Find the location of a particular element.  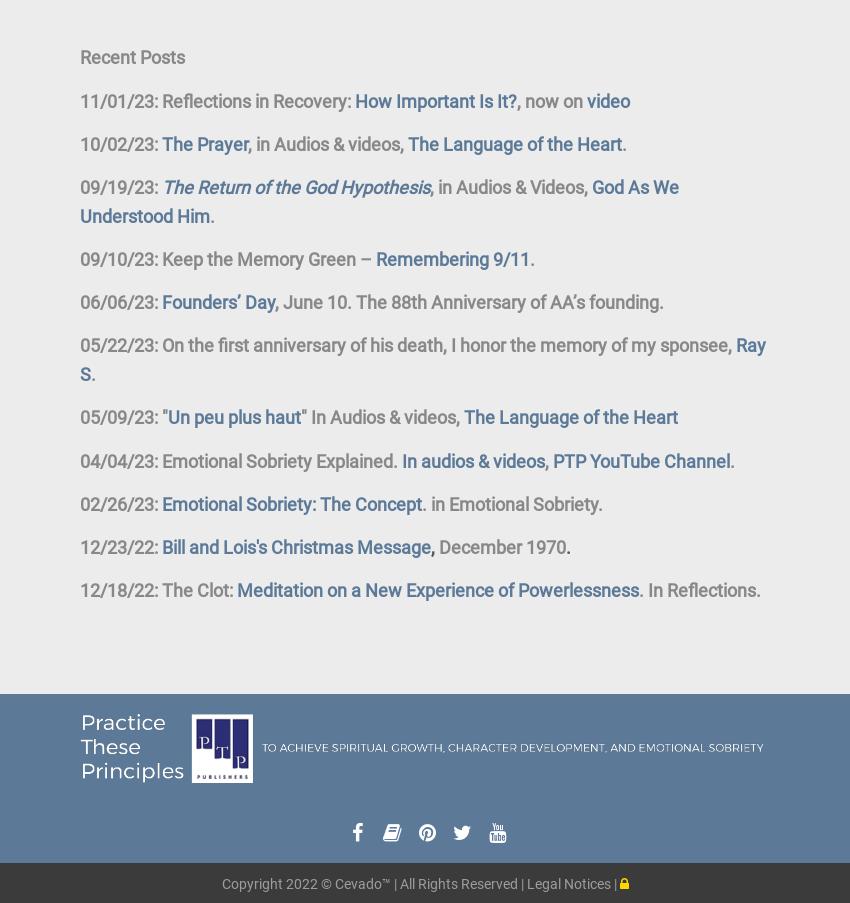

'Copyright 2022 ©' is located at coordinates (276, 883).